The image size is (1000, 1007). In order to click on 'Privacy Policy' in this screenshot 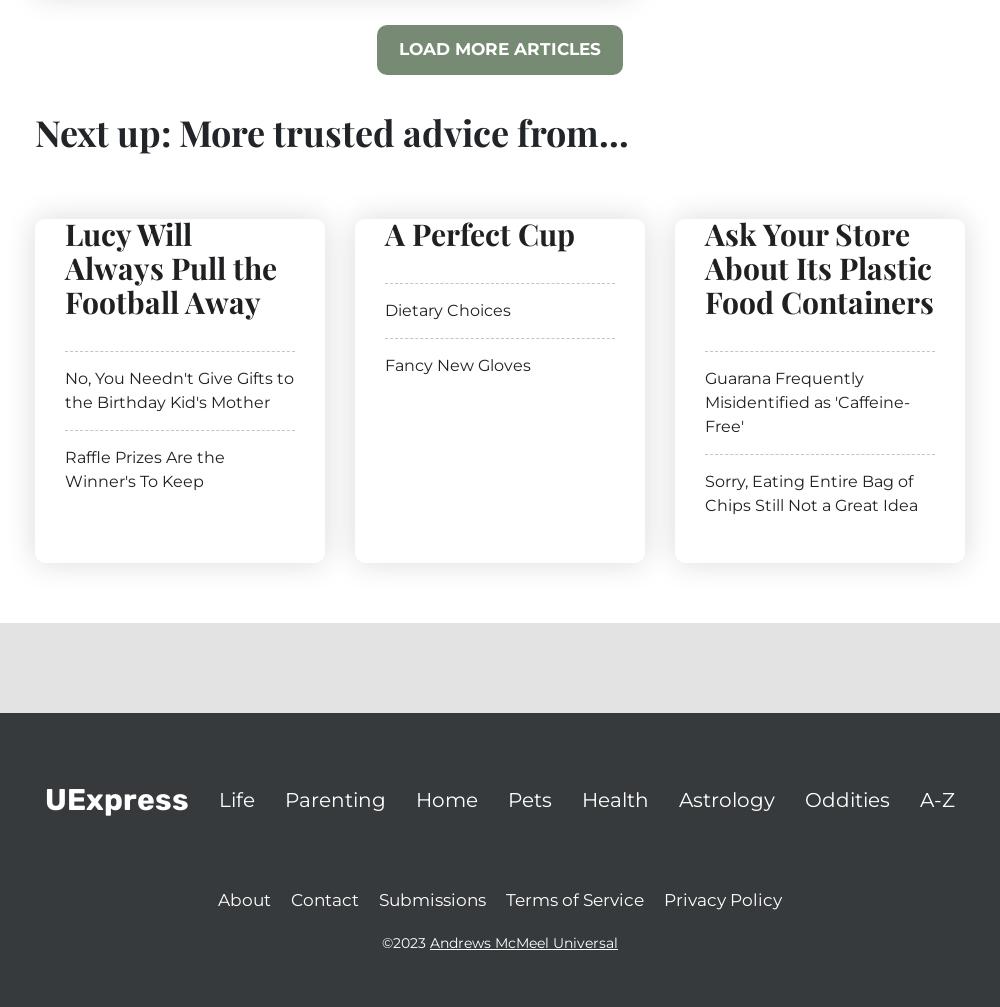, I will do `click(722, 898)`.